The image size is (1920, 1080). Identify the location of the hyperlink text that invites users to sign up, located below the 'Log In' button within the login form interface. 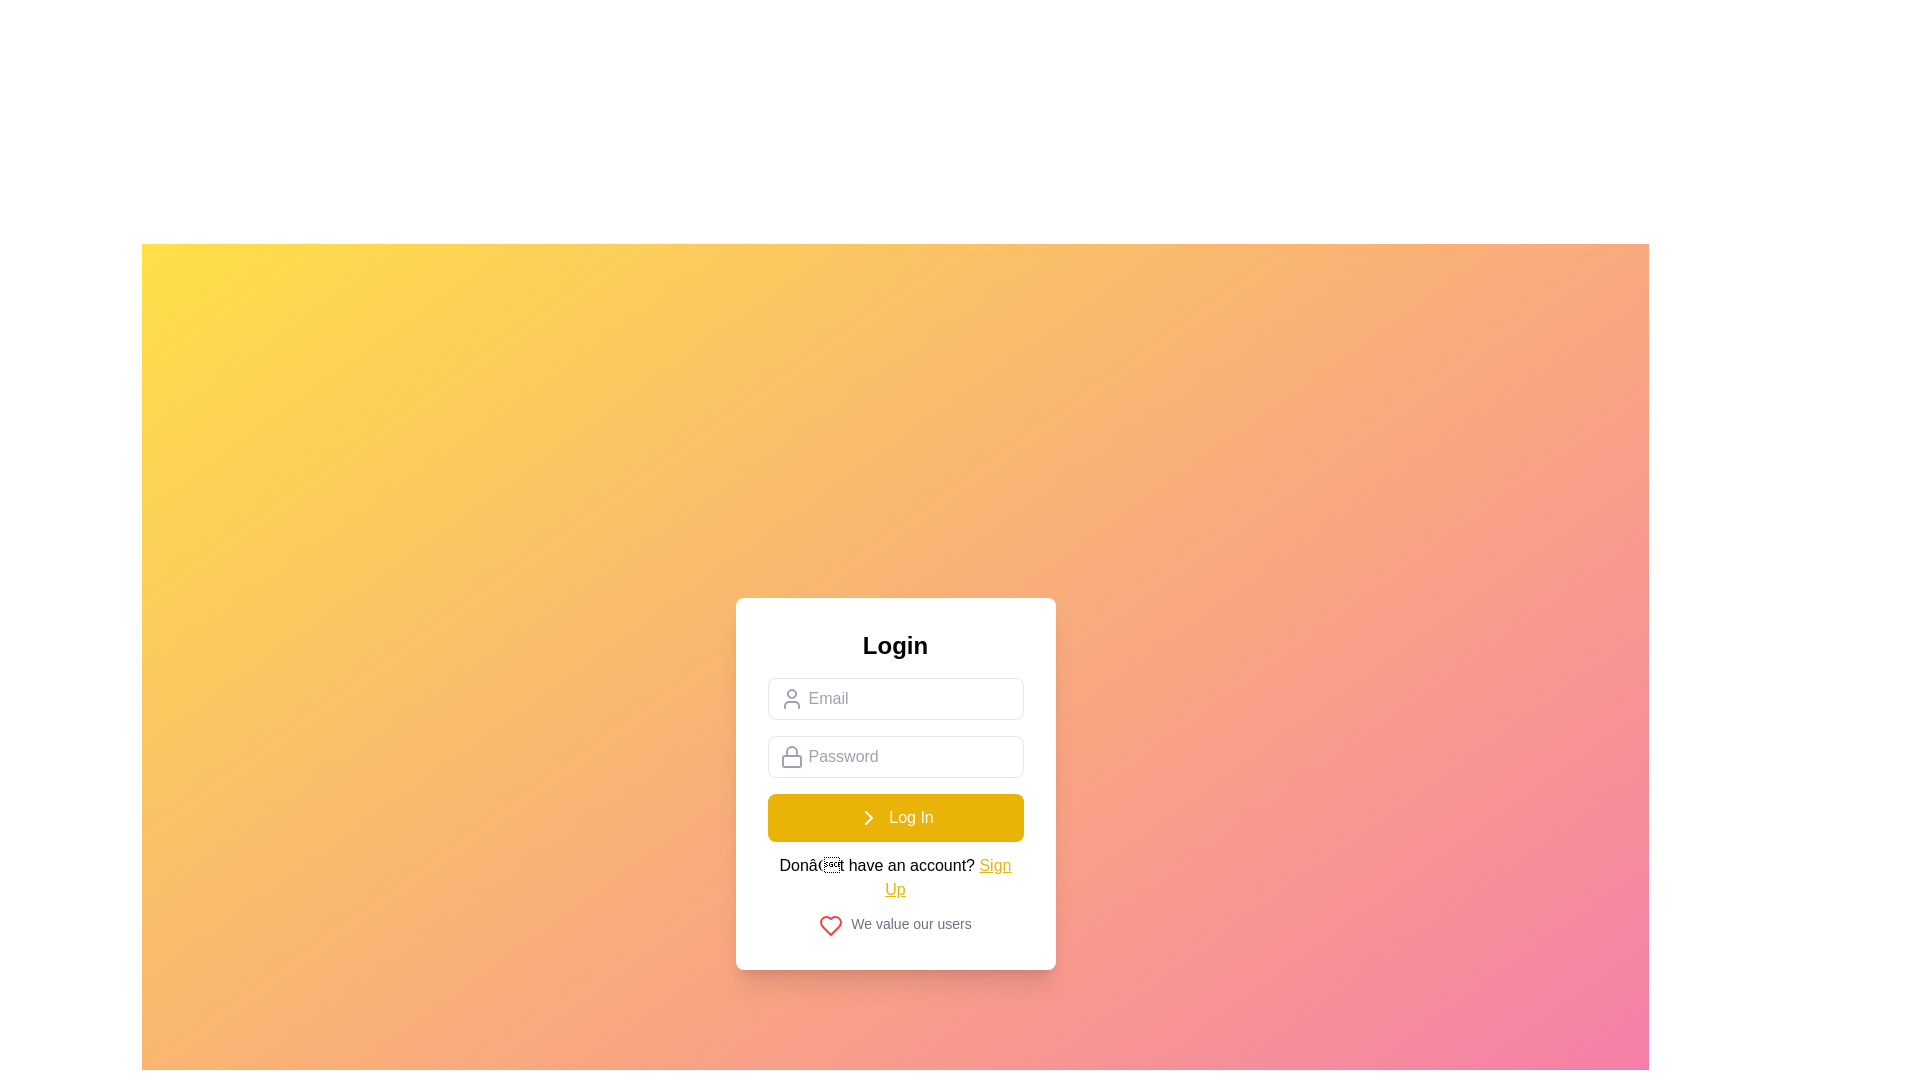
(947, 876).